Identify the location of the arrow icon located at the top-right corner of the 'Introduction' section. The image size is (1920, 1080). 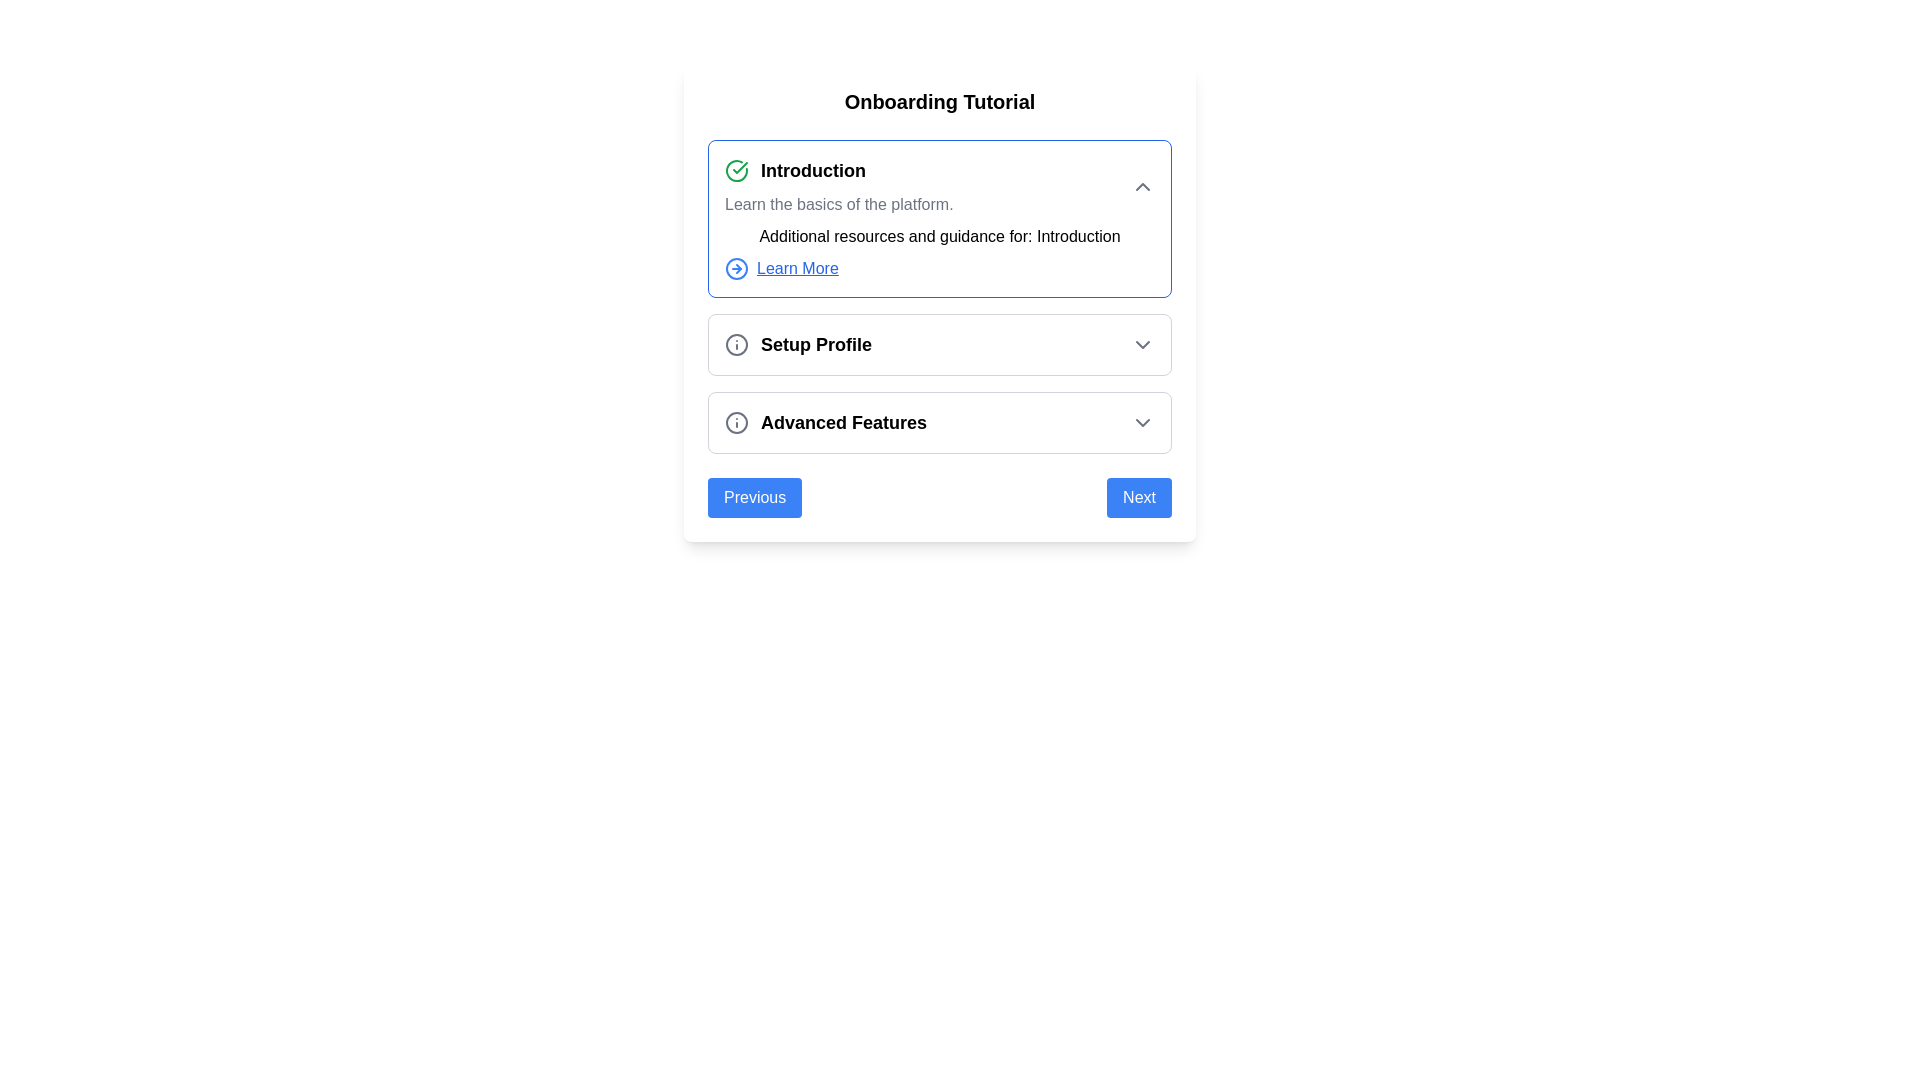
(1142, 186).